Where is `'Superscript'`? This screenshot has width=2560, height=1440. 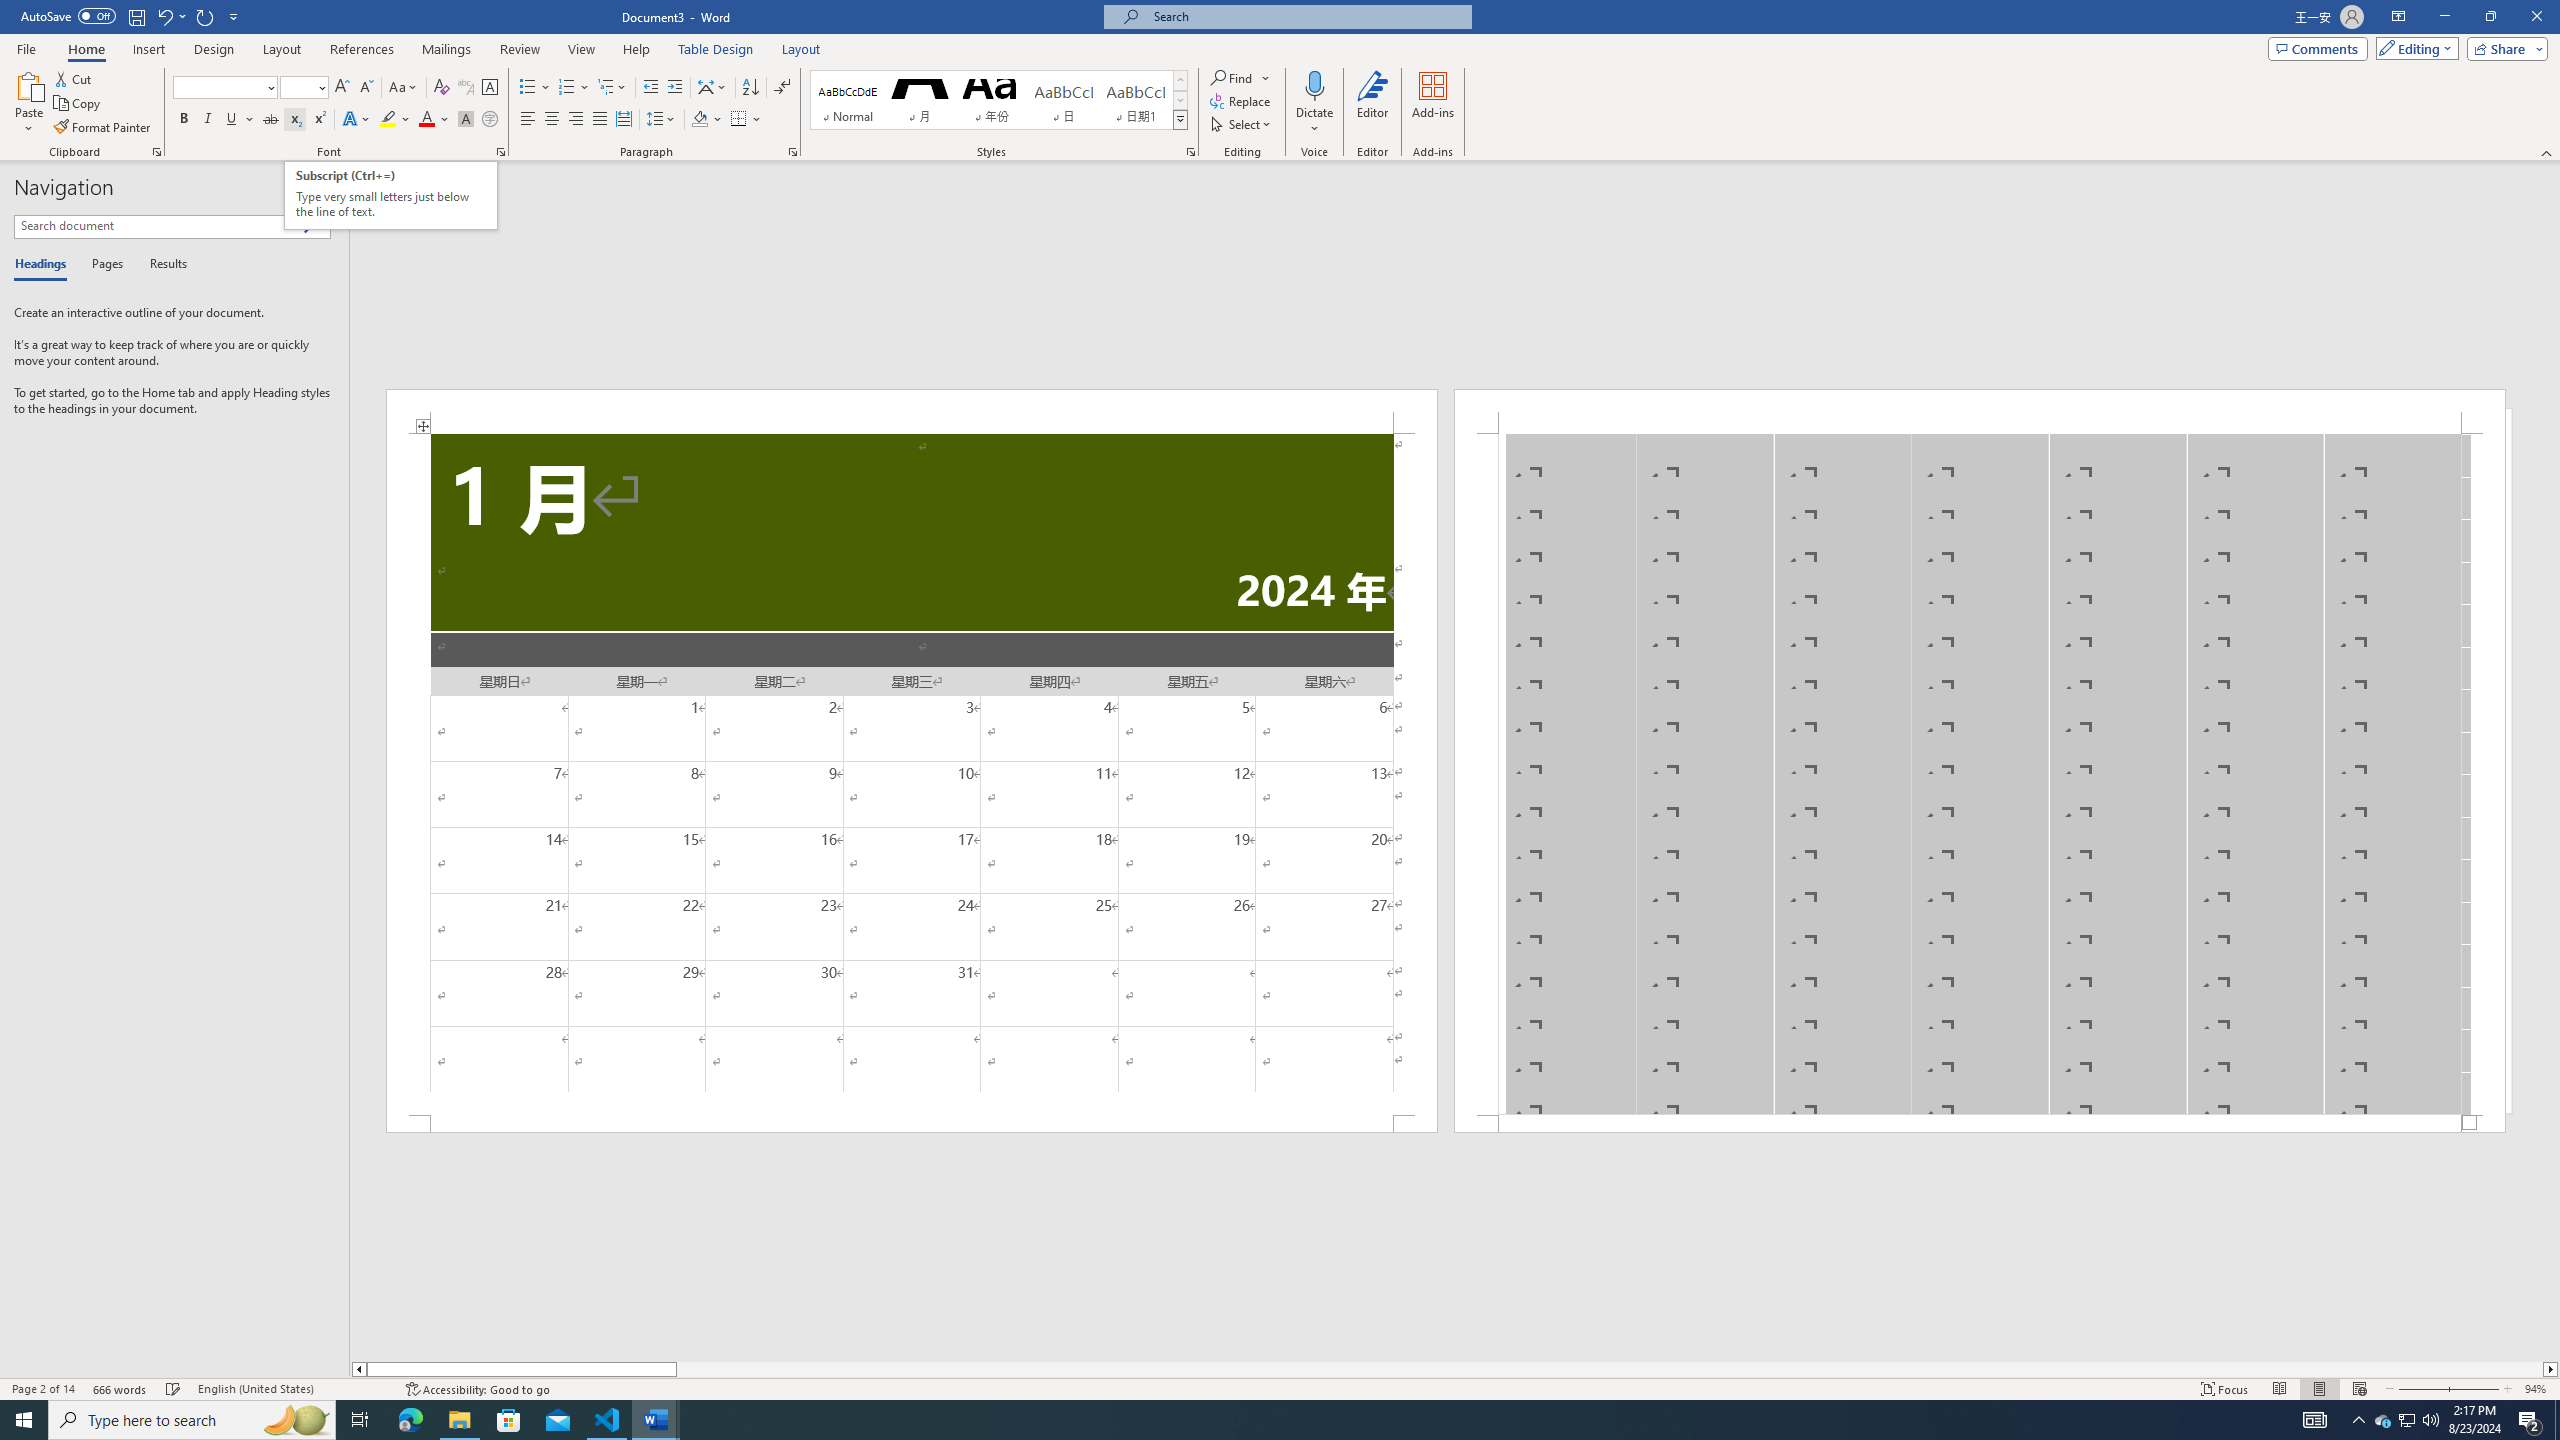 'Superscript' is located at coordinates (317, 118).